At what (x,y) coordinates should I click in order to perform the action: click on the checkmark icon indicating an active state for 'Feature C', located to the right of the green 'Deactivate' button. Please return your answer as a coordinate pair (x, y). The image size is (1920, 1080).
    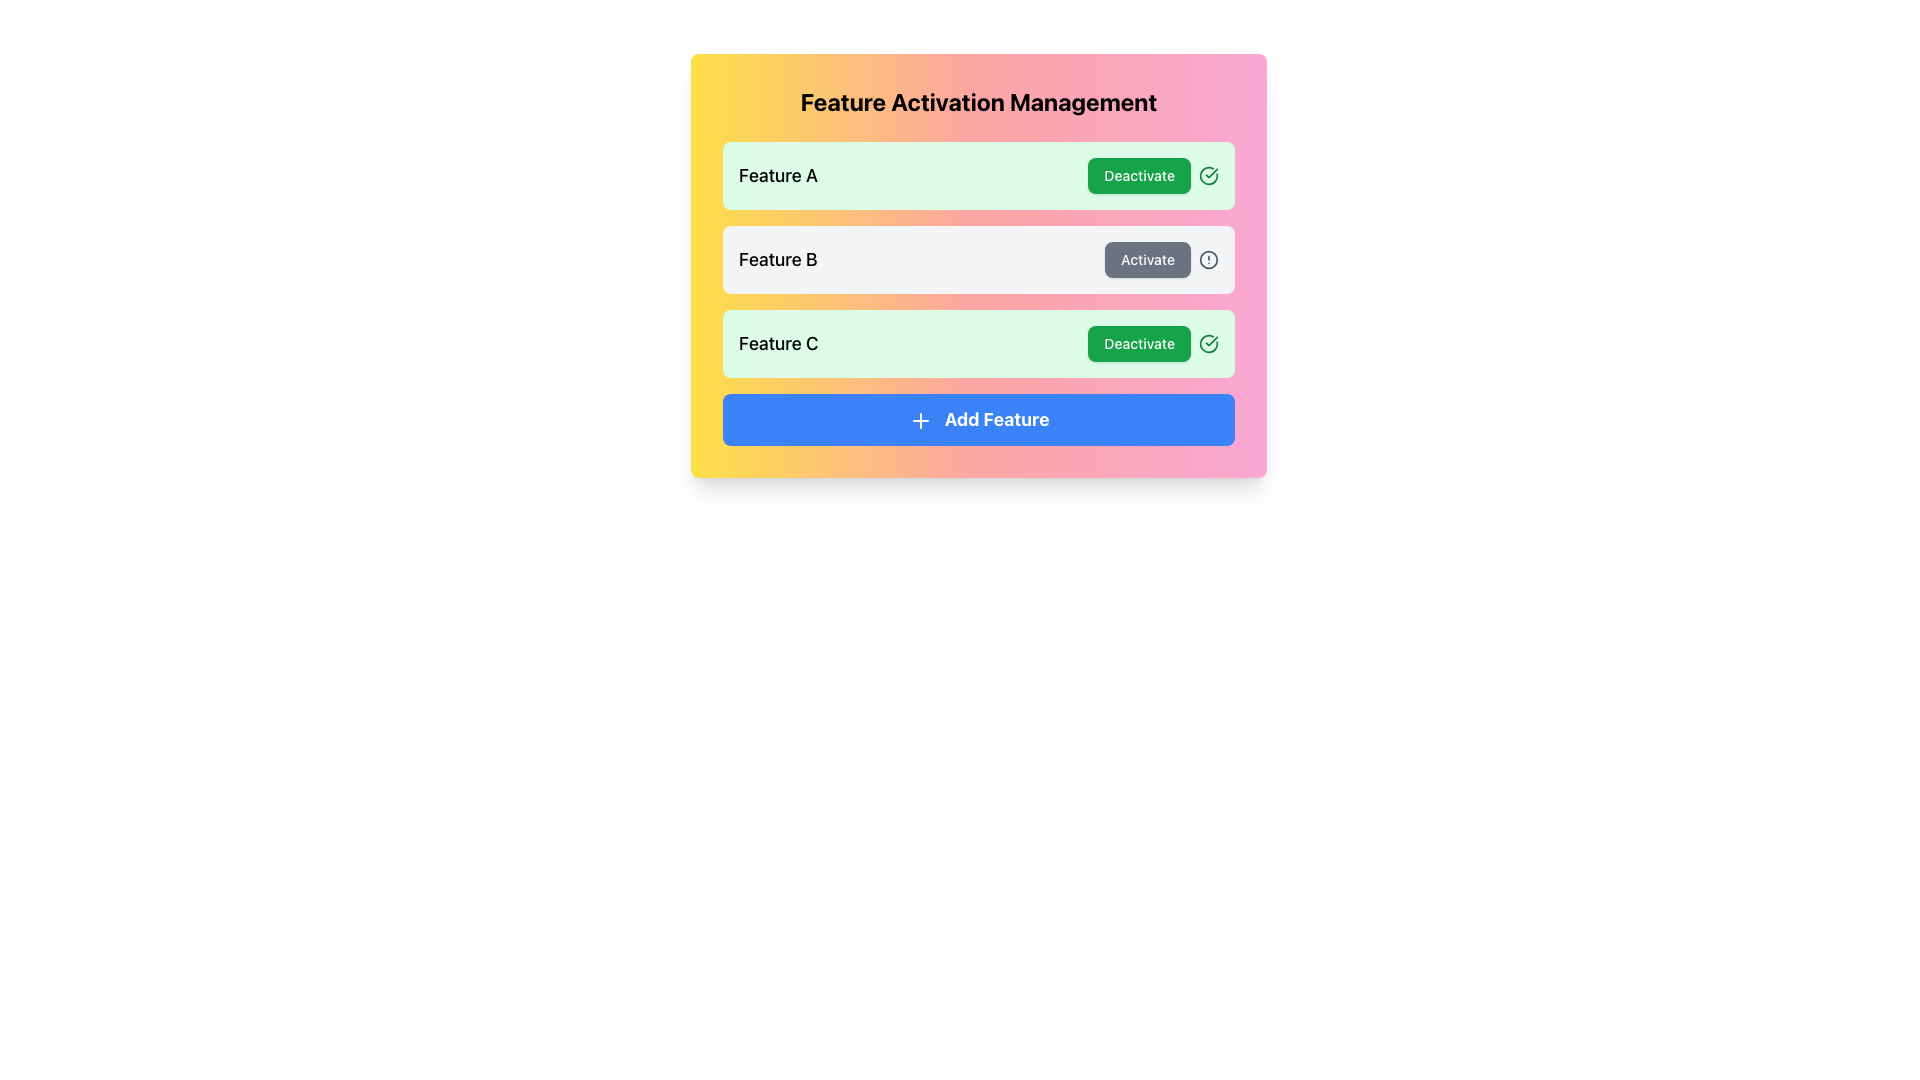
    Looking at the image, I should click on (1208, 175).